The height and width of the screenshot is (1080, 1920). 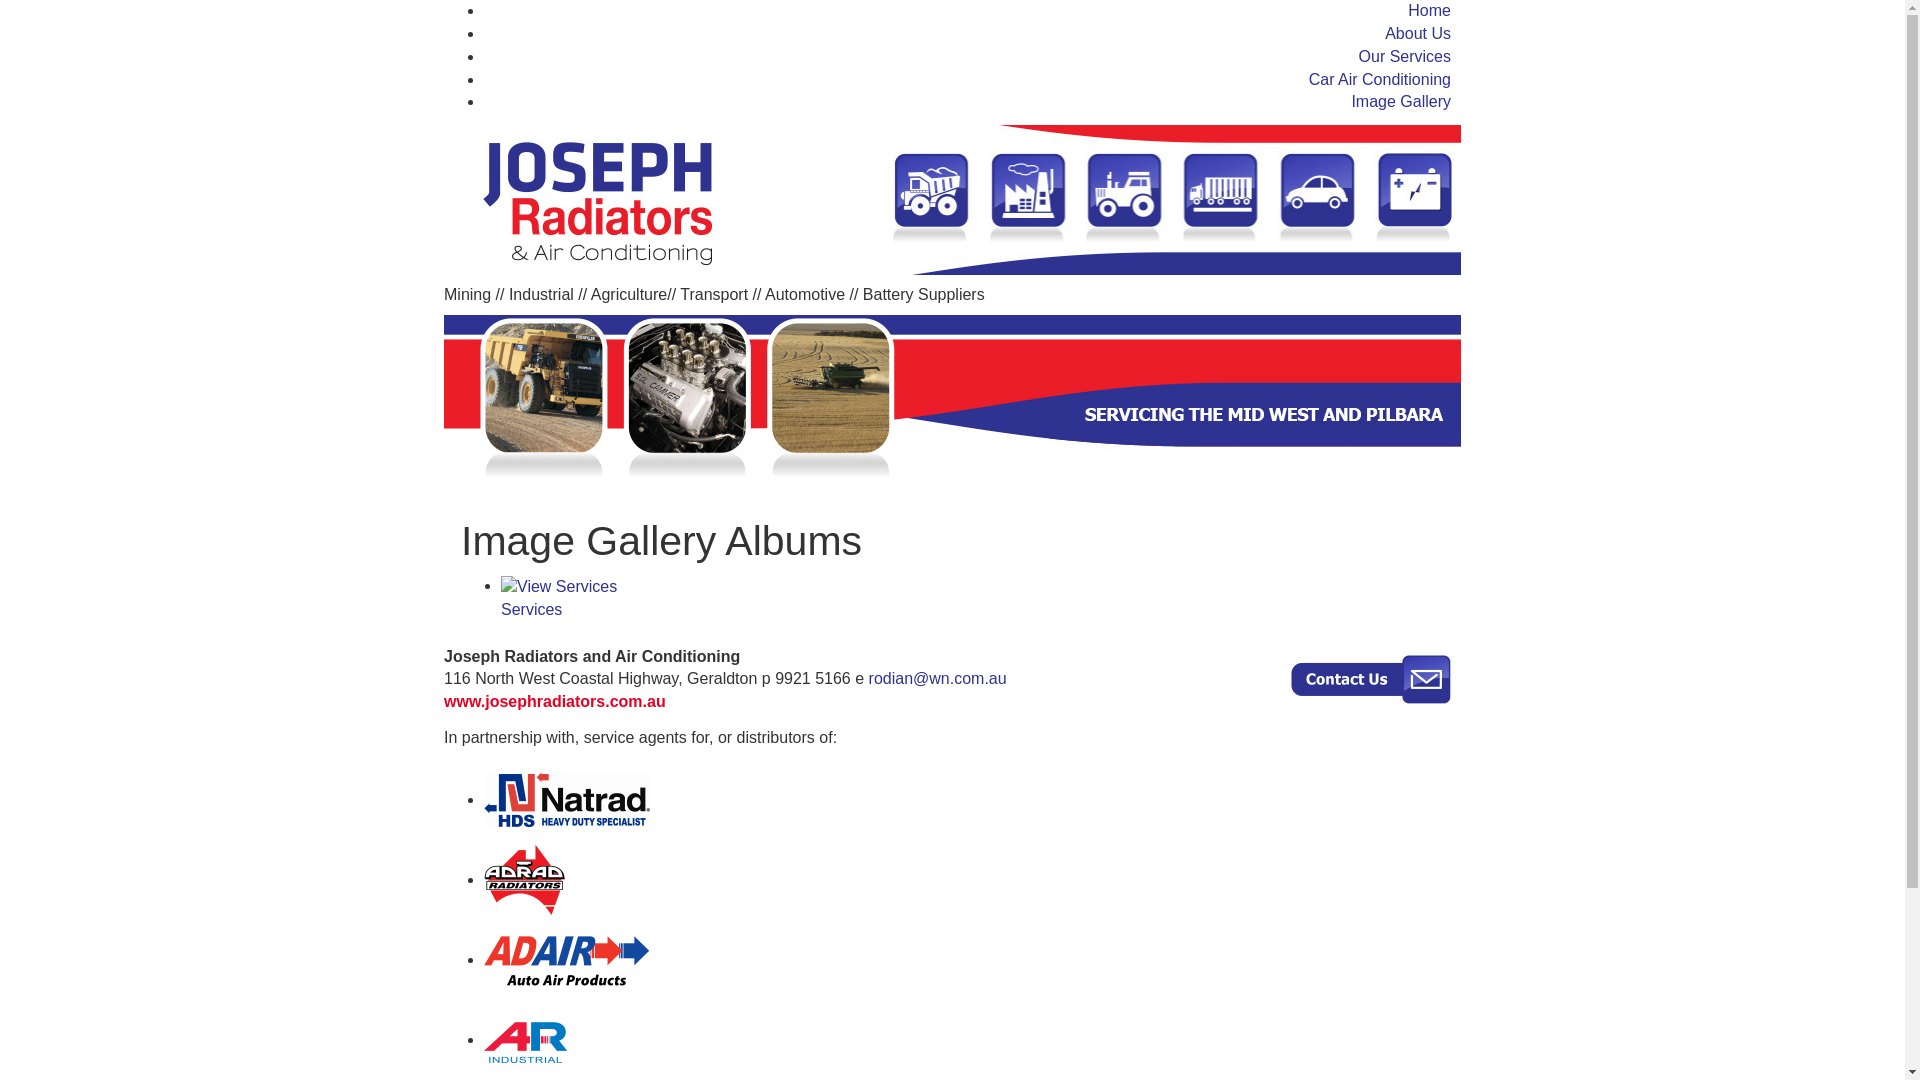 What do you see at coordinates (1379, 78) in the screenshot?
I see `'Car Air Conditioning'` at bounding box center [1379, 78].